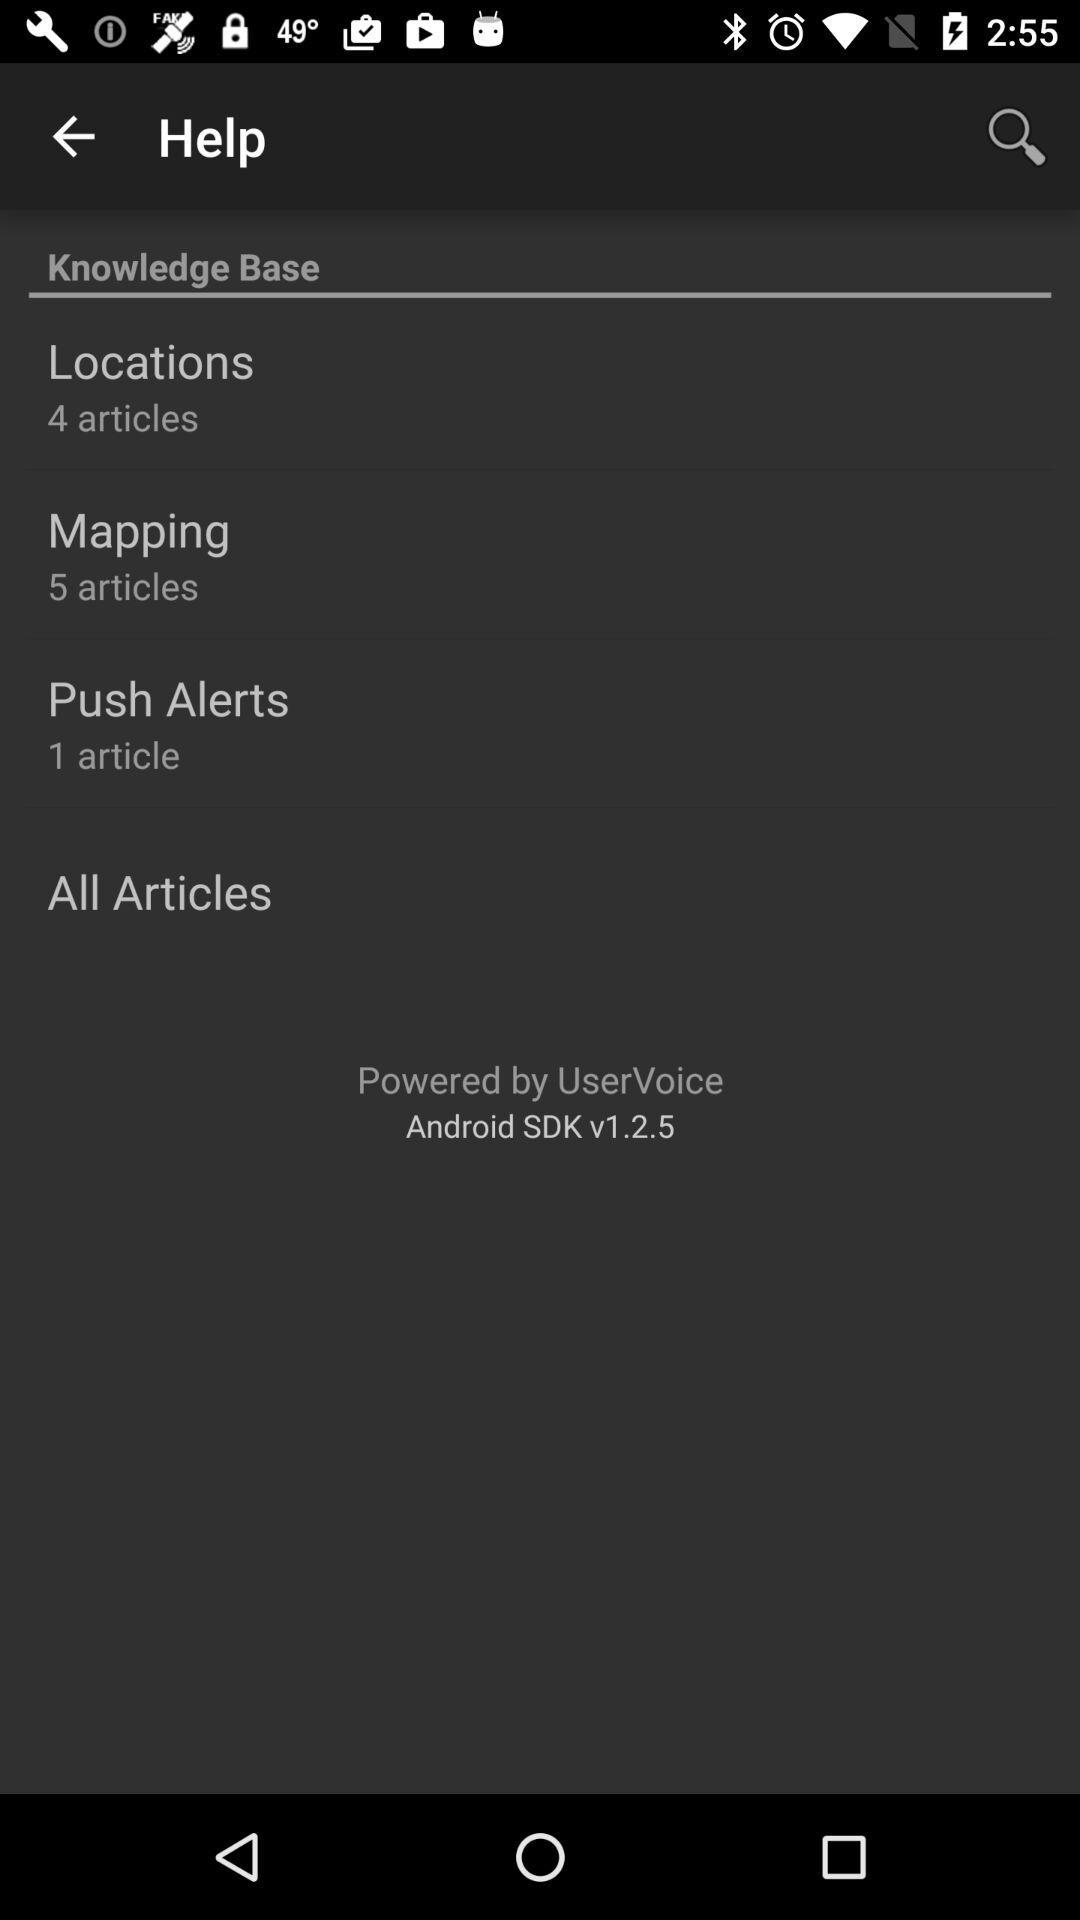 The image size is (1080, 1920). I want to click on mapping icon, so click(137, 529).